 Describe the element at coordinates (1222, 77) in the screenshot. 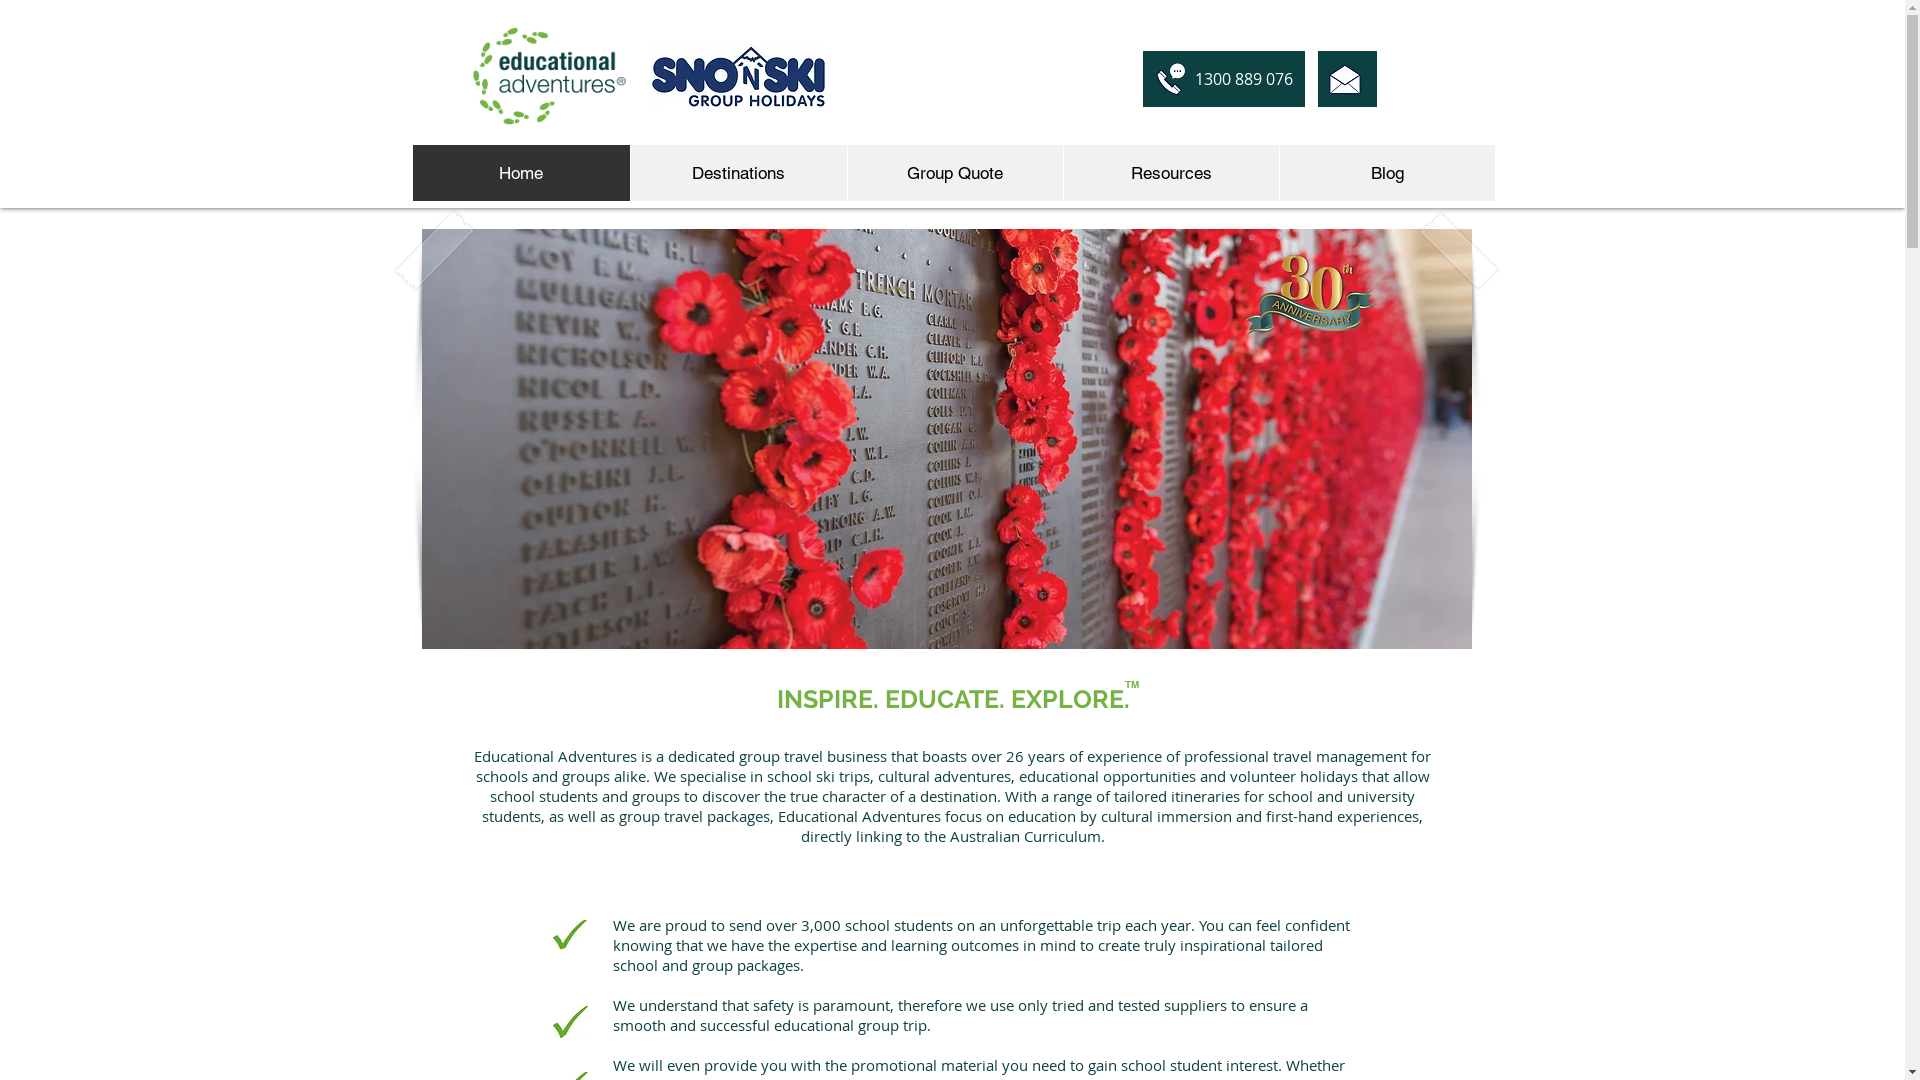

I see `'1300 889 076'` at that location.